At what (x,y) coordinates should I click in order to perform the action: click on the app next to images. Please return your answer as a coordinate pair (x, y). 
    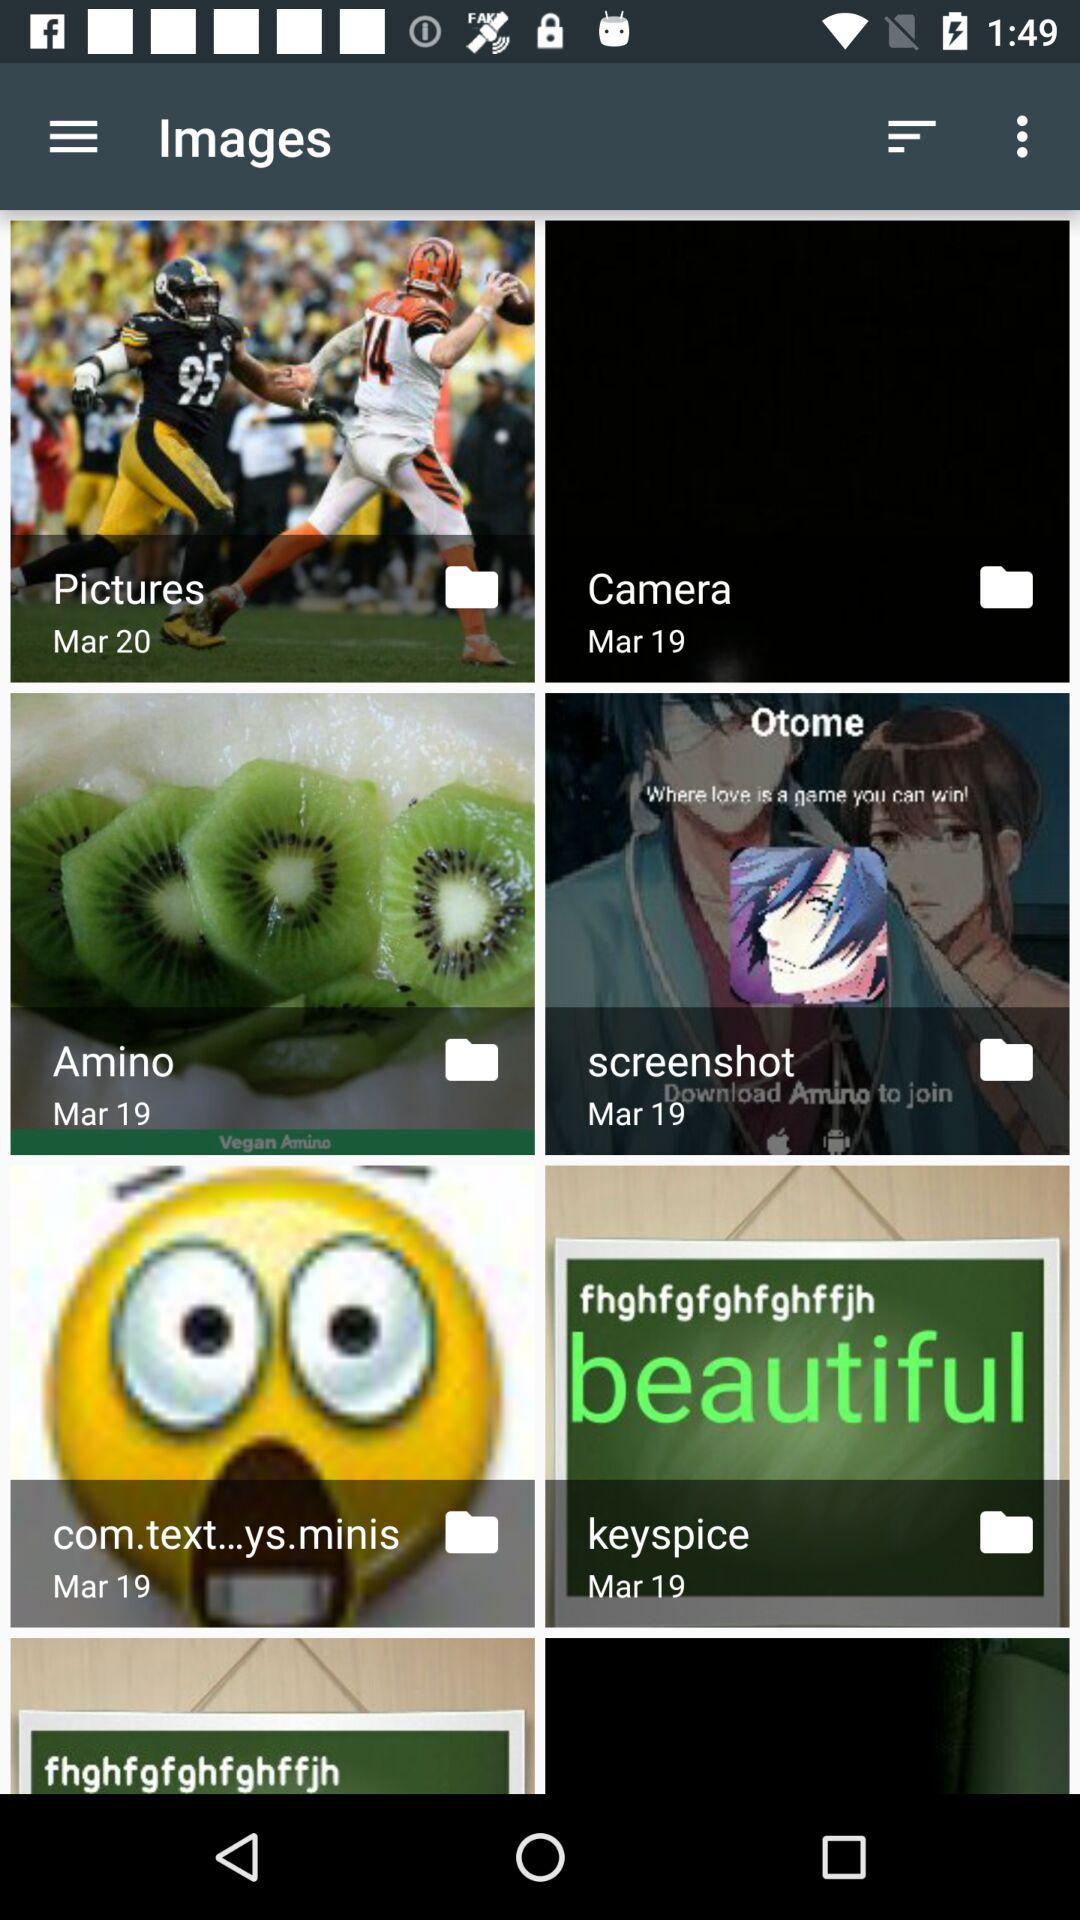
    Looking at the image, I should click on (911, 135).